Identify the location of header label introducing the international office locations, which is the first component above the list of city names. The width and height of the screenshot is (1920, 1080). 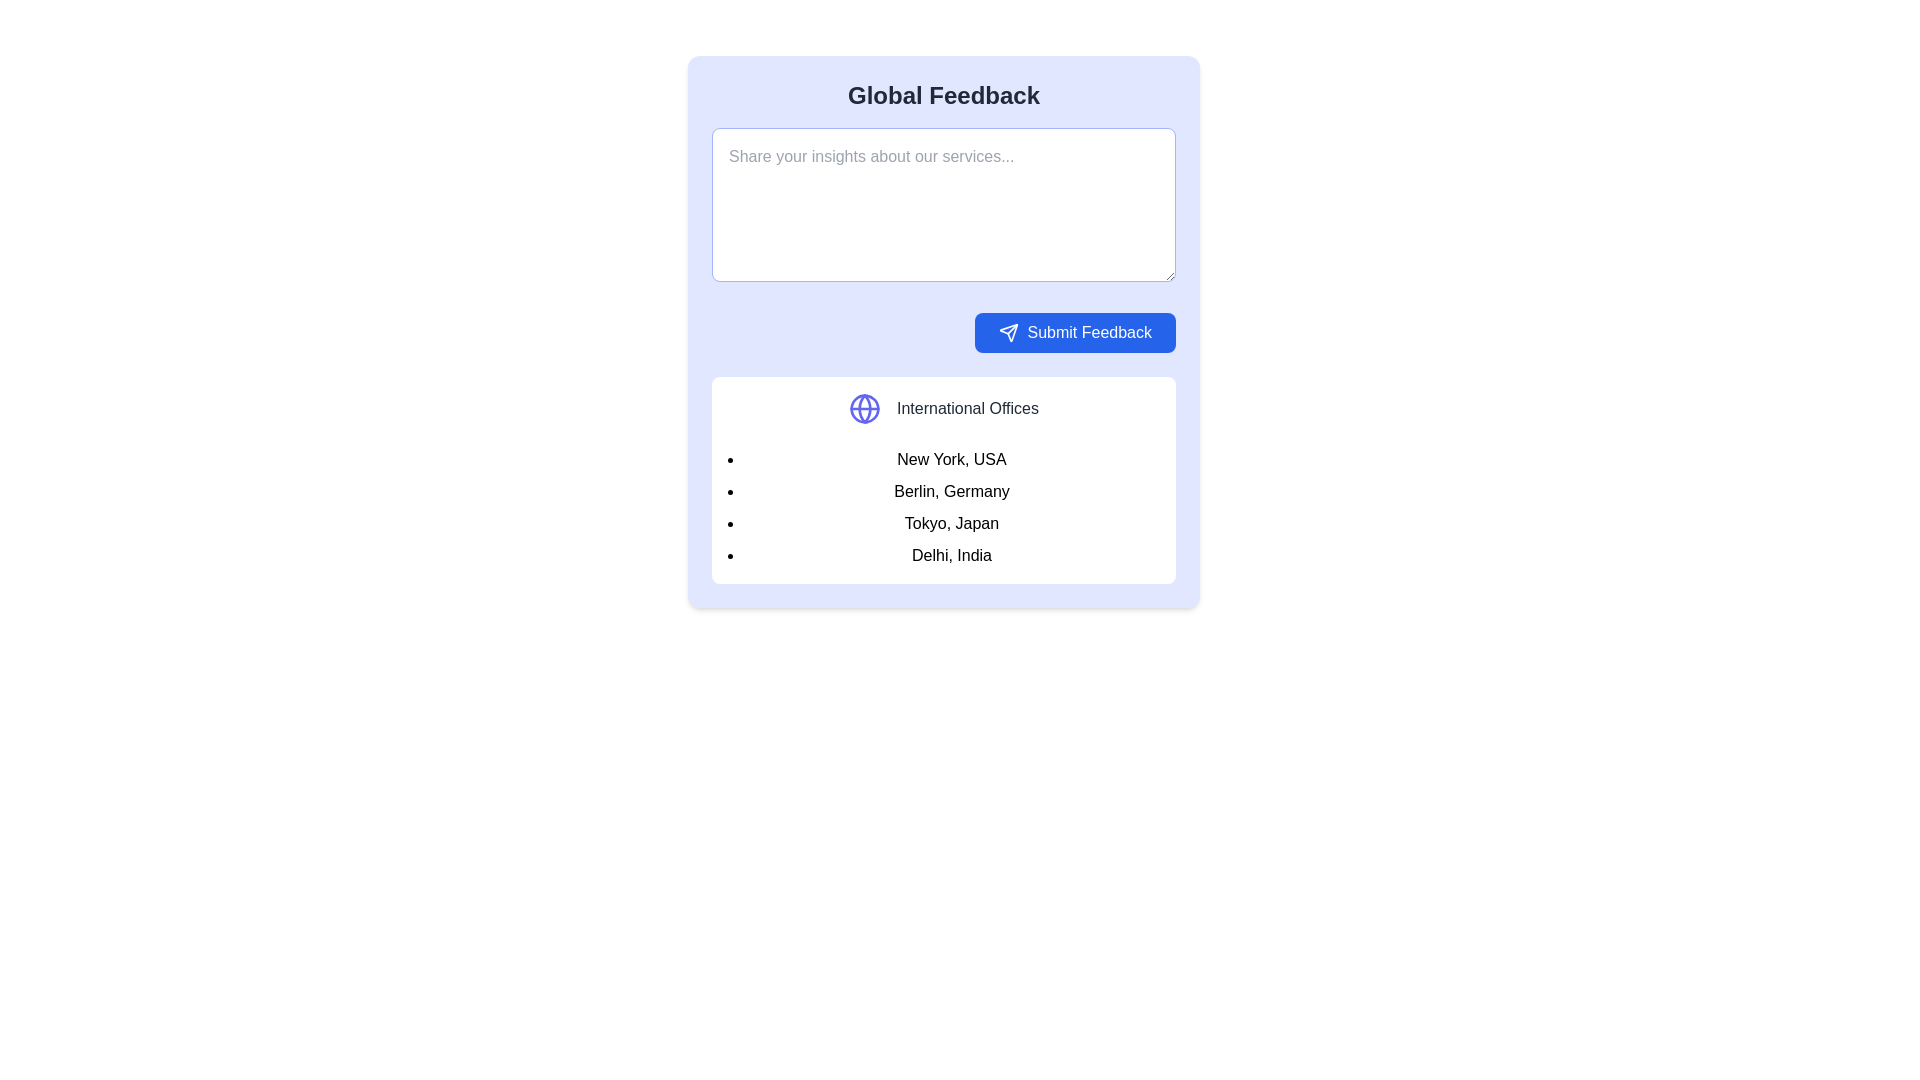
(943, 407).